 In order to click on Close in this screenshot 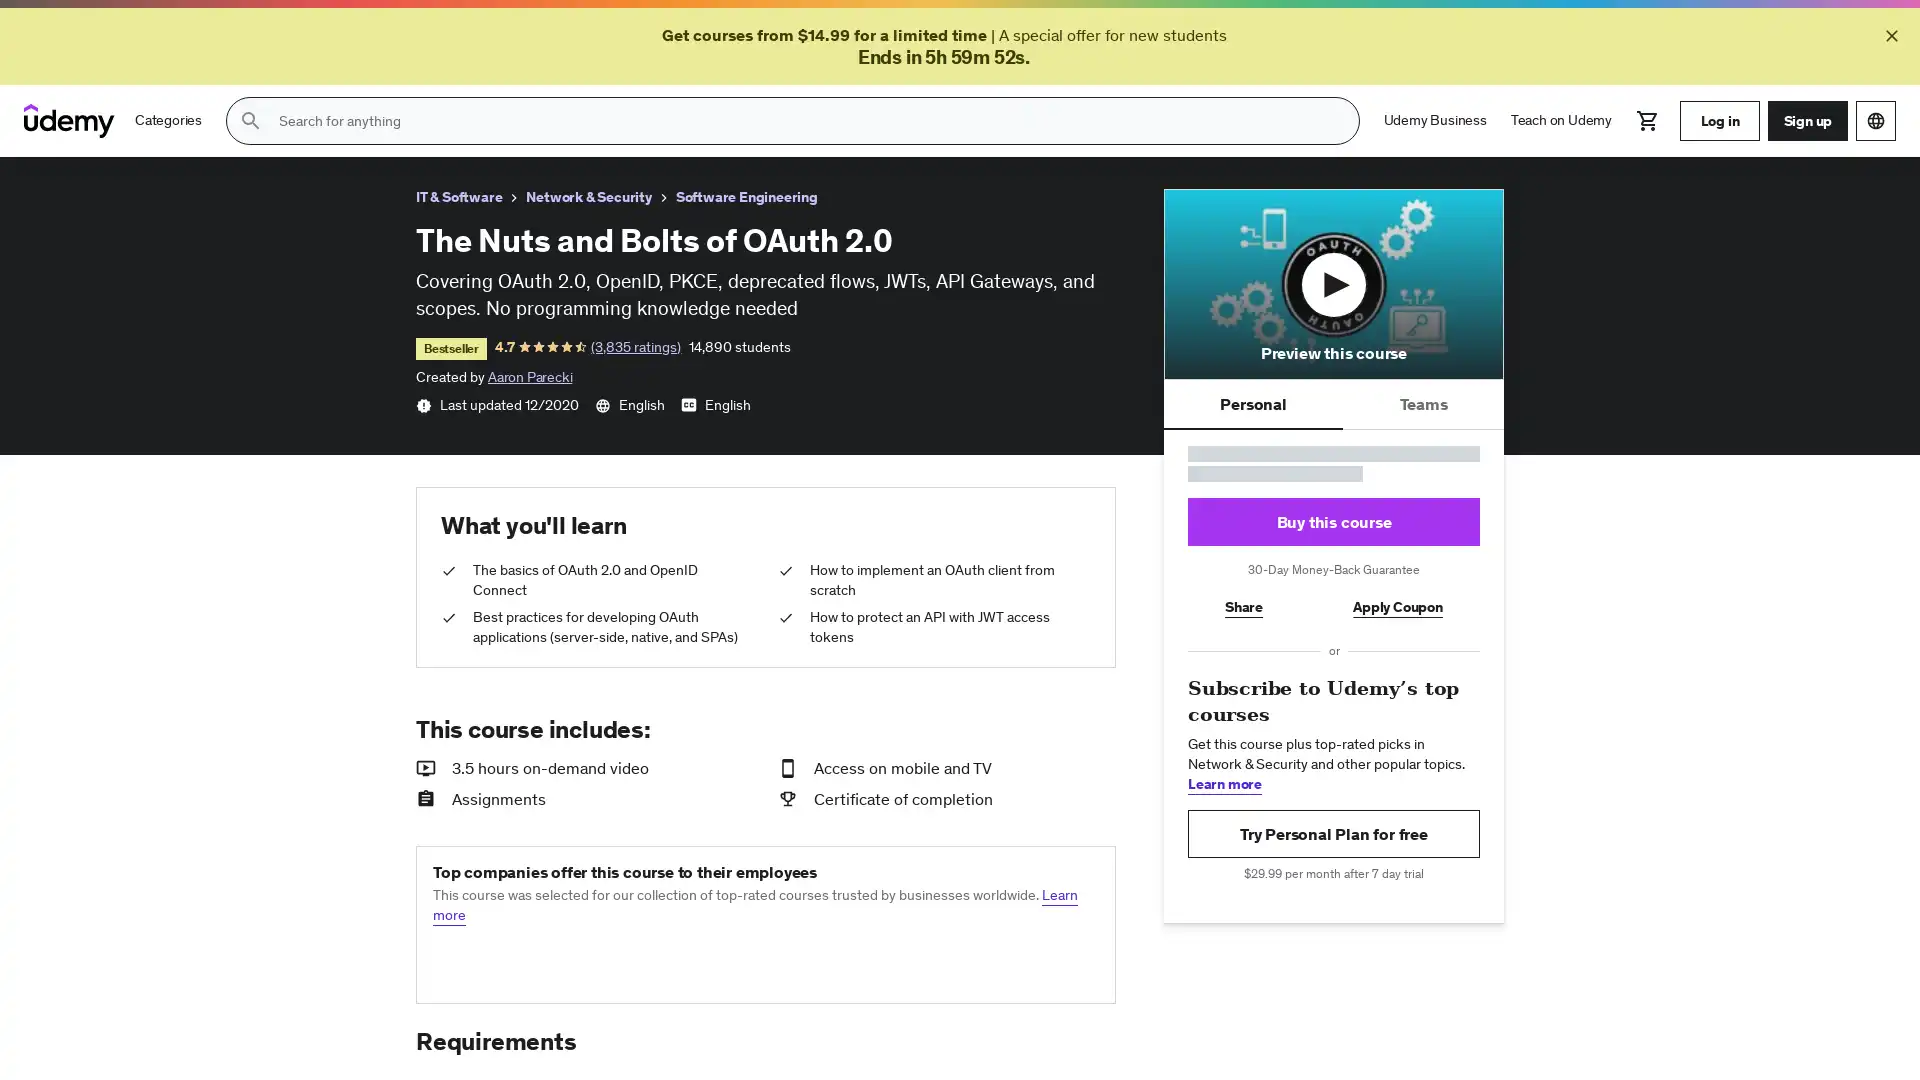, I will do `click(1890, 35)`.